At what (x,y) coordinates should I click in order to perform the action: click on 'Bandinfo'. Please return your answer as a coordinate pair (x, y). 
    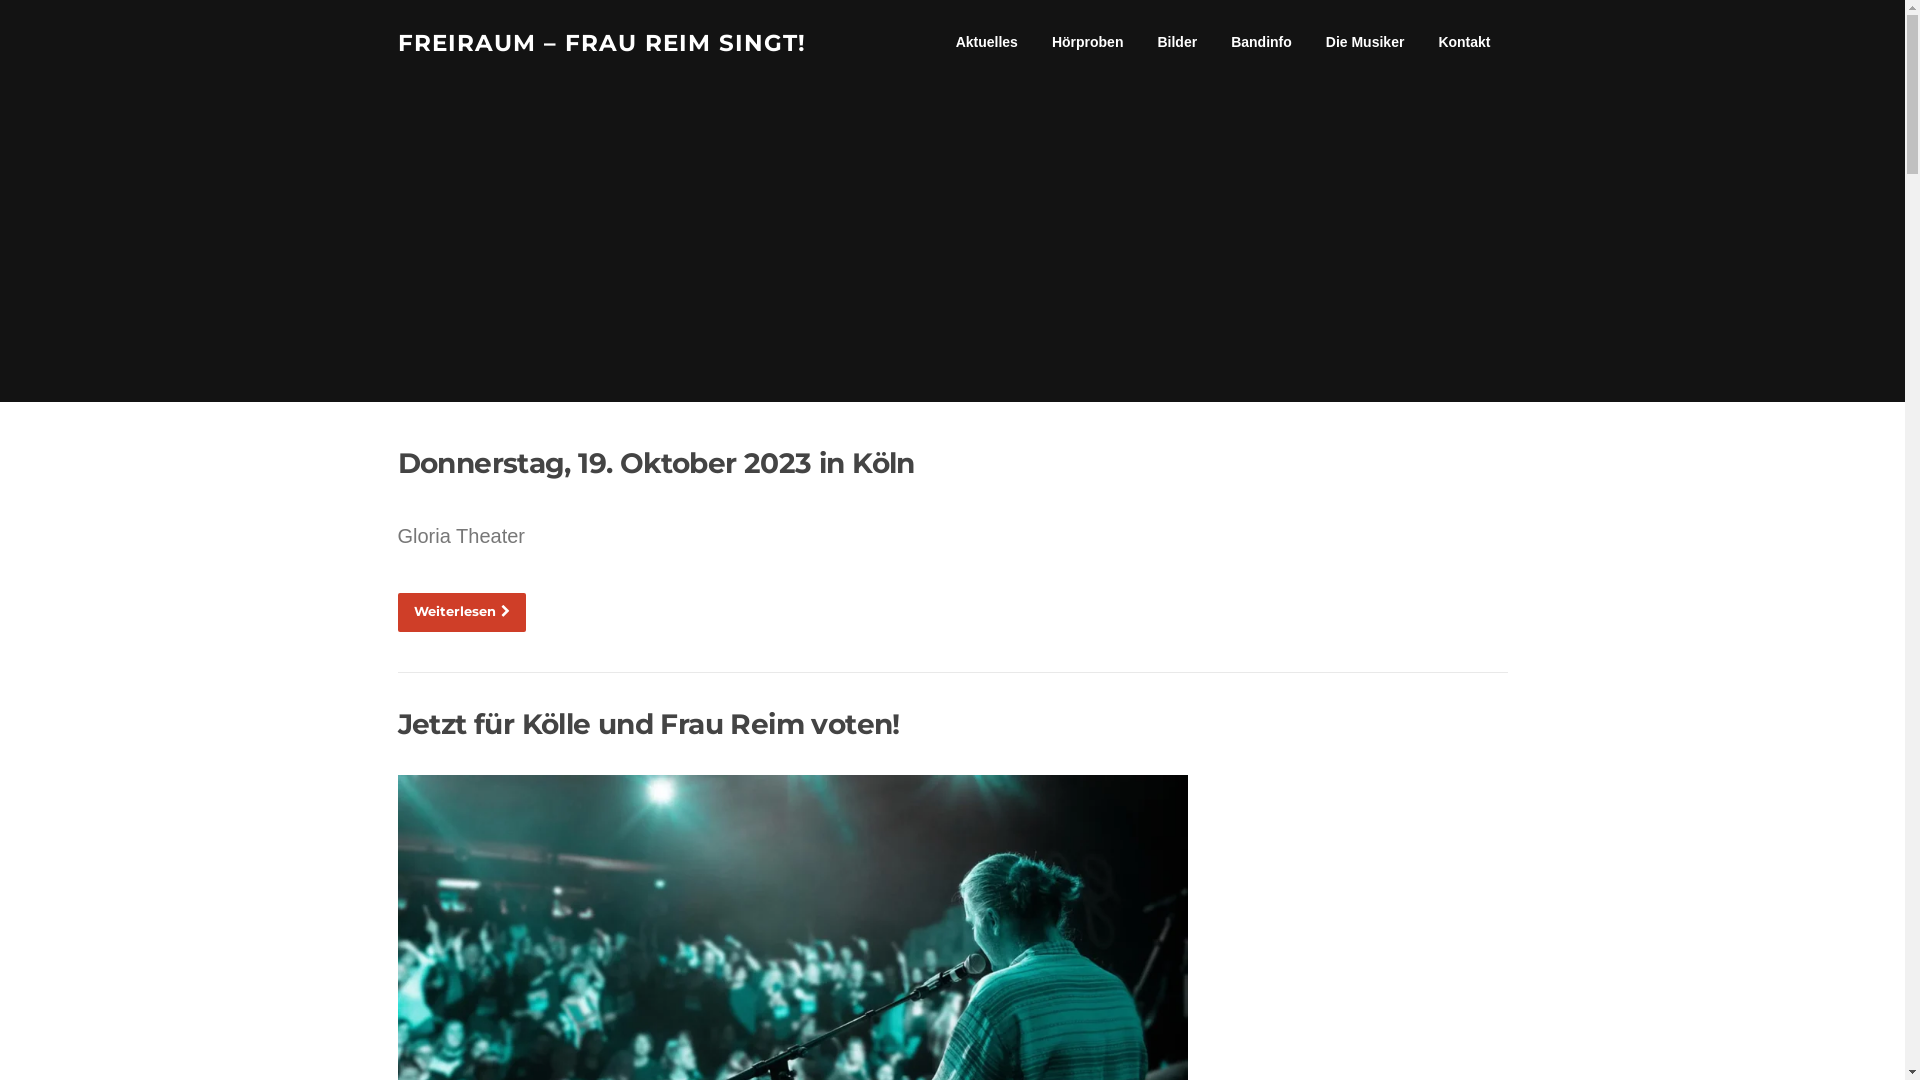
    Looking at the image, I should click on (1260, 42).